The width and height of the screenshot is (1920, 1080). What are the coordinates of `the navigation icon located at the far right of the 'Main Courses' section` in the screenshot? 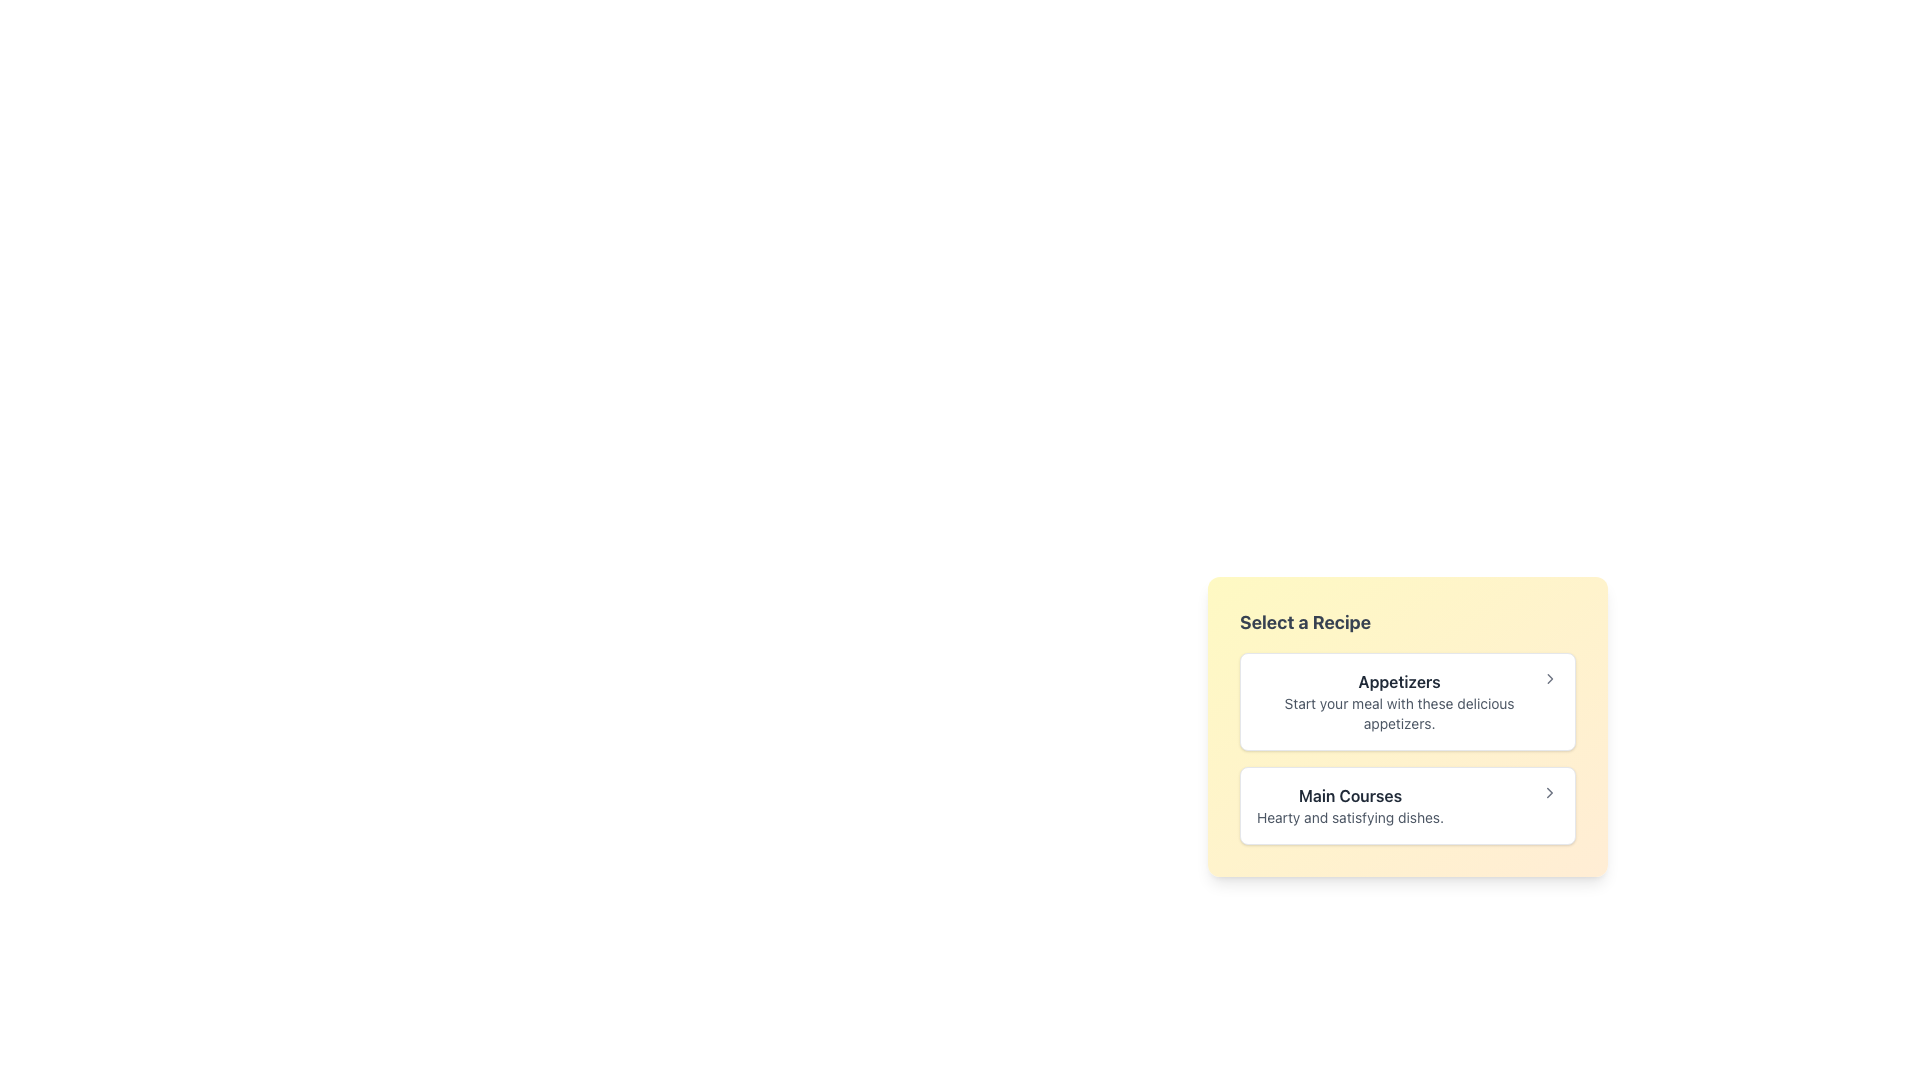 It's located at (1549, 792).